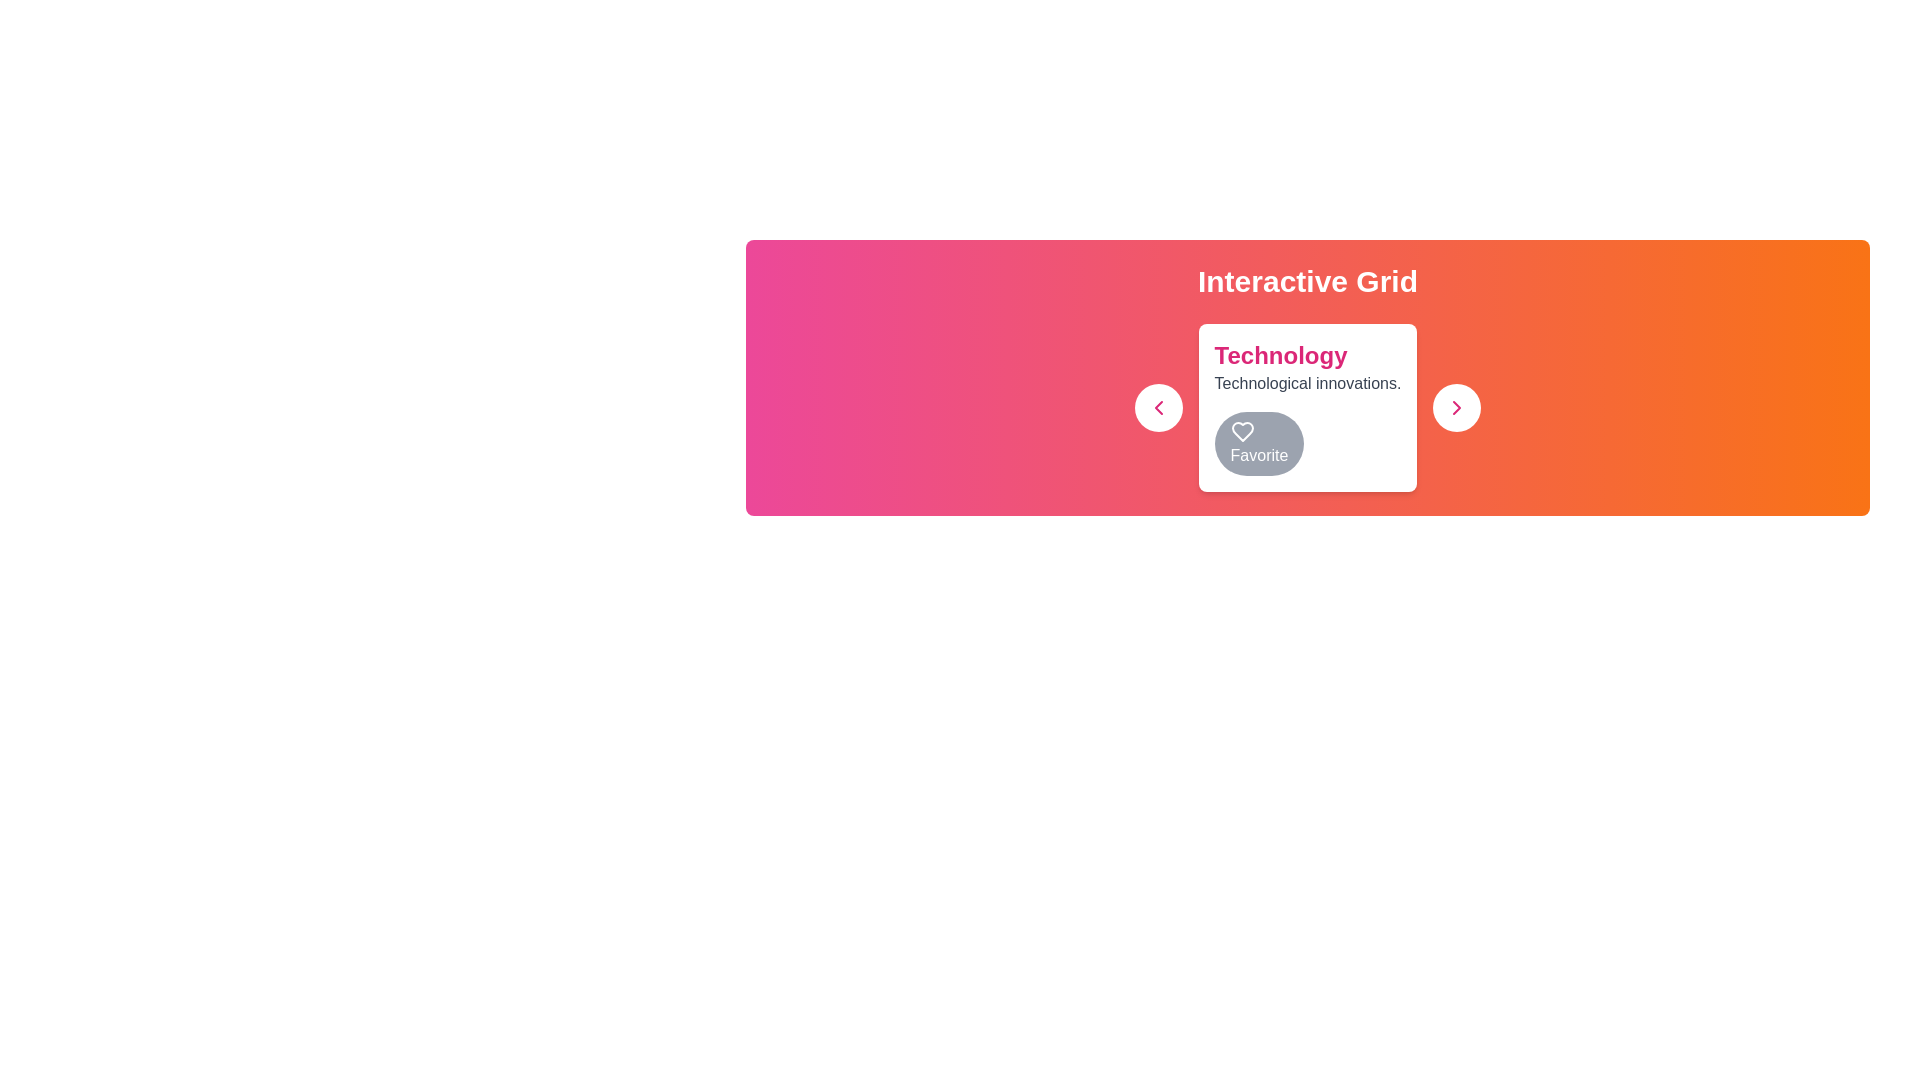 The width and height of the screenshot is (1920, 1080). I want to click on the heart-shaped icon inside the circular button labeled 'Favorite' located in the bottom-left corner of the 'Technology' card in the 'Interactive Grid' section, so click(1241, 431).